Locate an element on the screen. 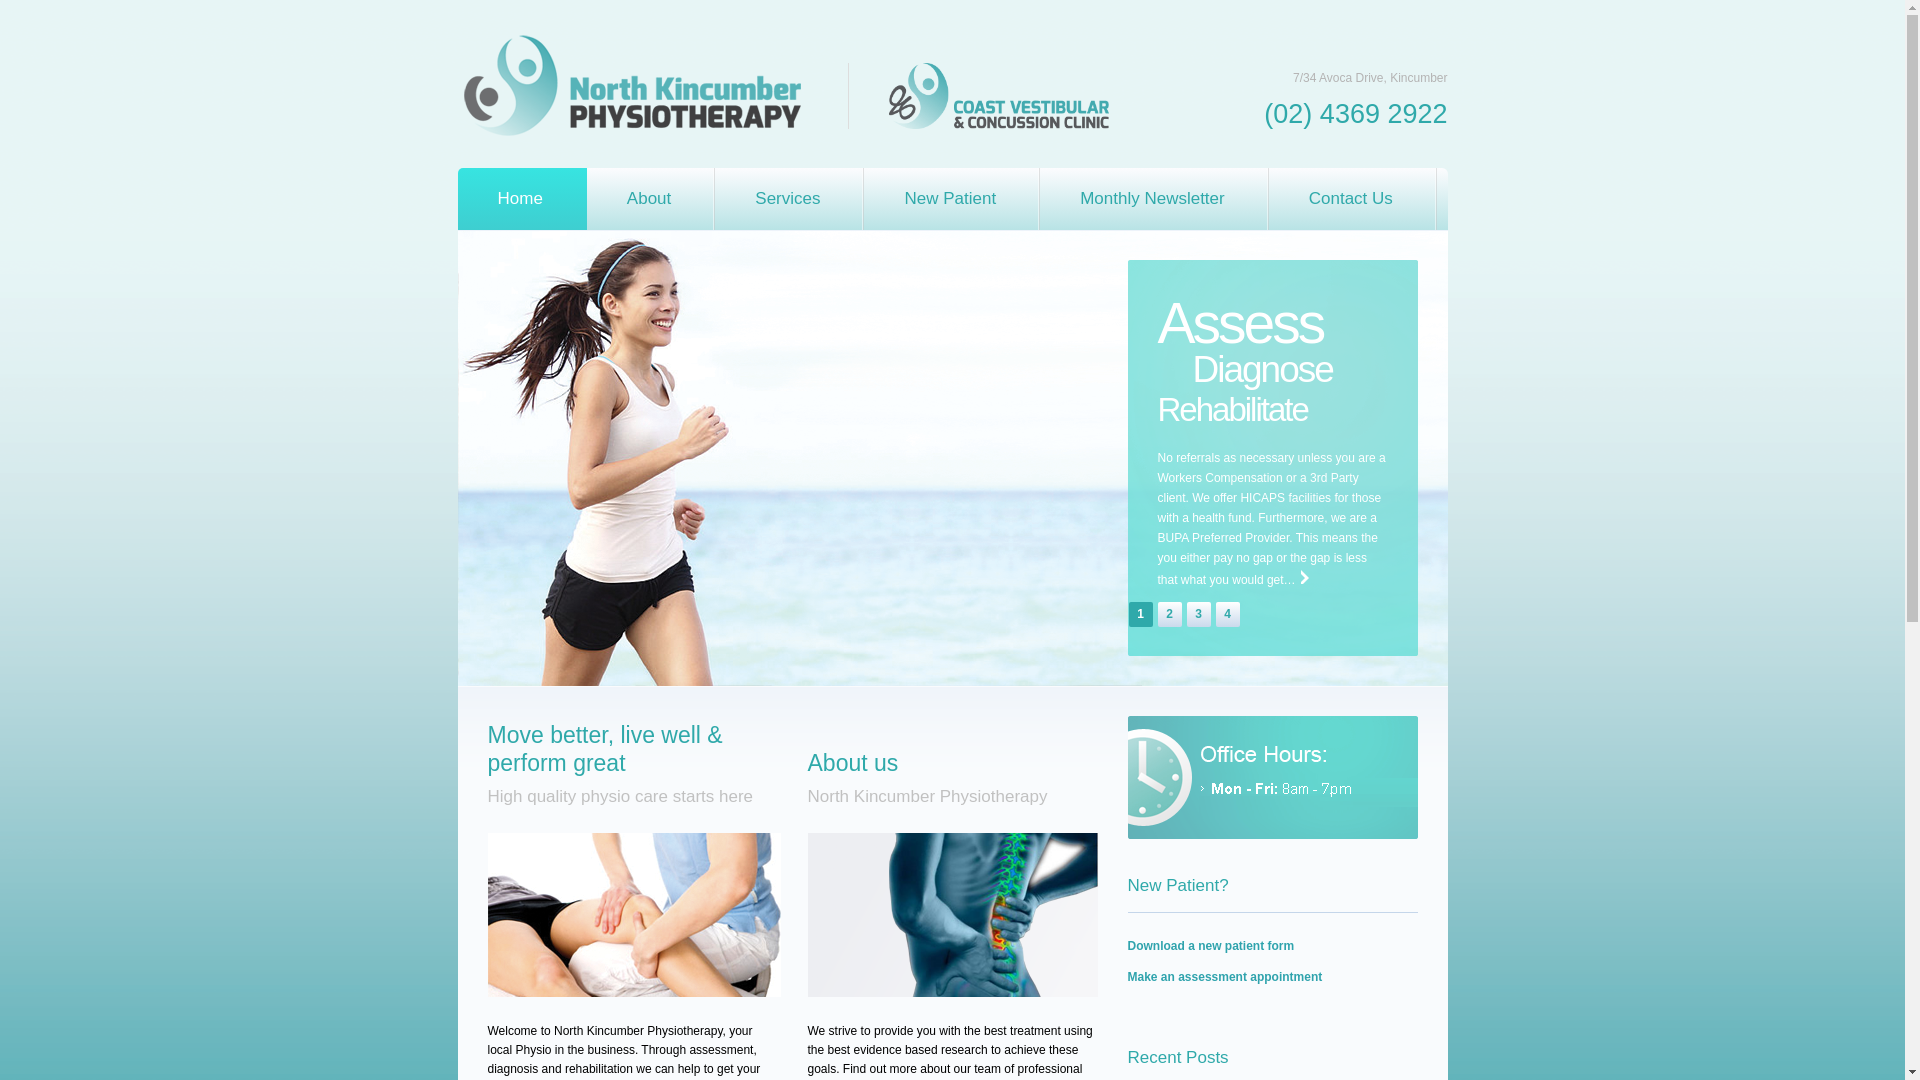  'Download a new patient form' is located at coordinates (1210, 945).